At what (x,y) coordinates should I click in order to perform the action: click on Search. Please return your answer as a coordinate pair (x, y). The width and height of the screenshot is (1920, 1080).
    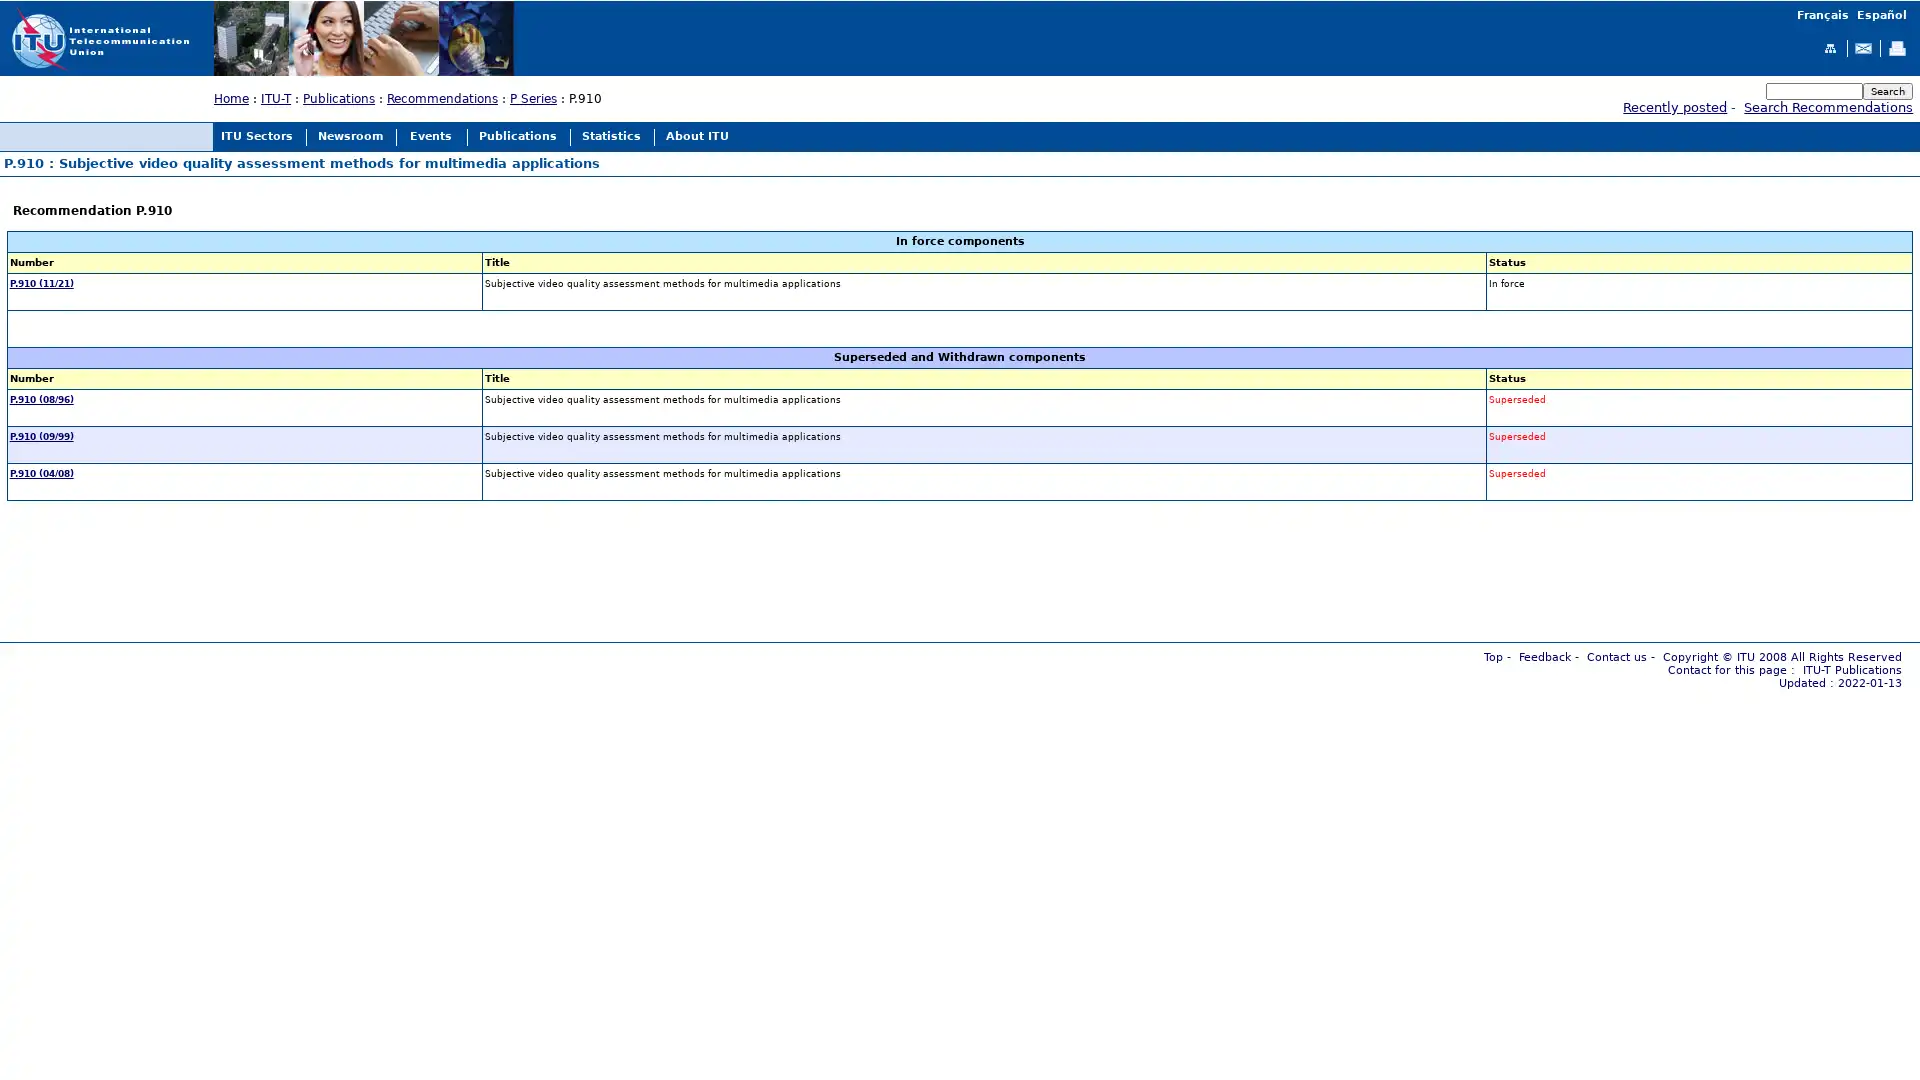
    Looking at the image, I should click on (1886, 90).